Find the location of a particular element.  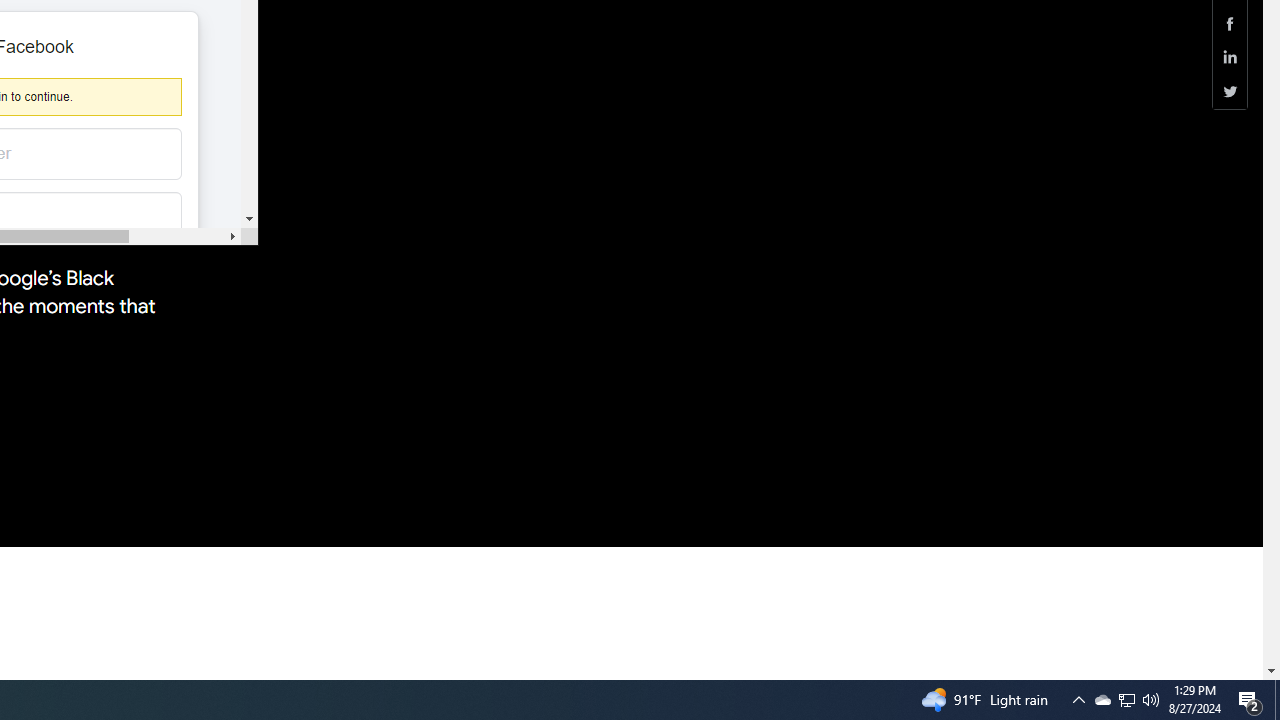

'Q2790: 100%' is located at coordinates (1127, 698).